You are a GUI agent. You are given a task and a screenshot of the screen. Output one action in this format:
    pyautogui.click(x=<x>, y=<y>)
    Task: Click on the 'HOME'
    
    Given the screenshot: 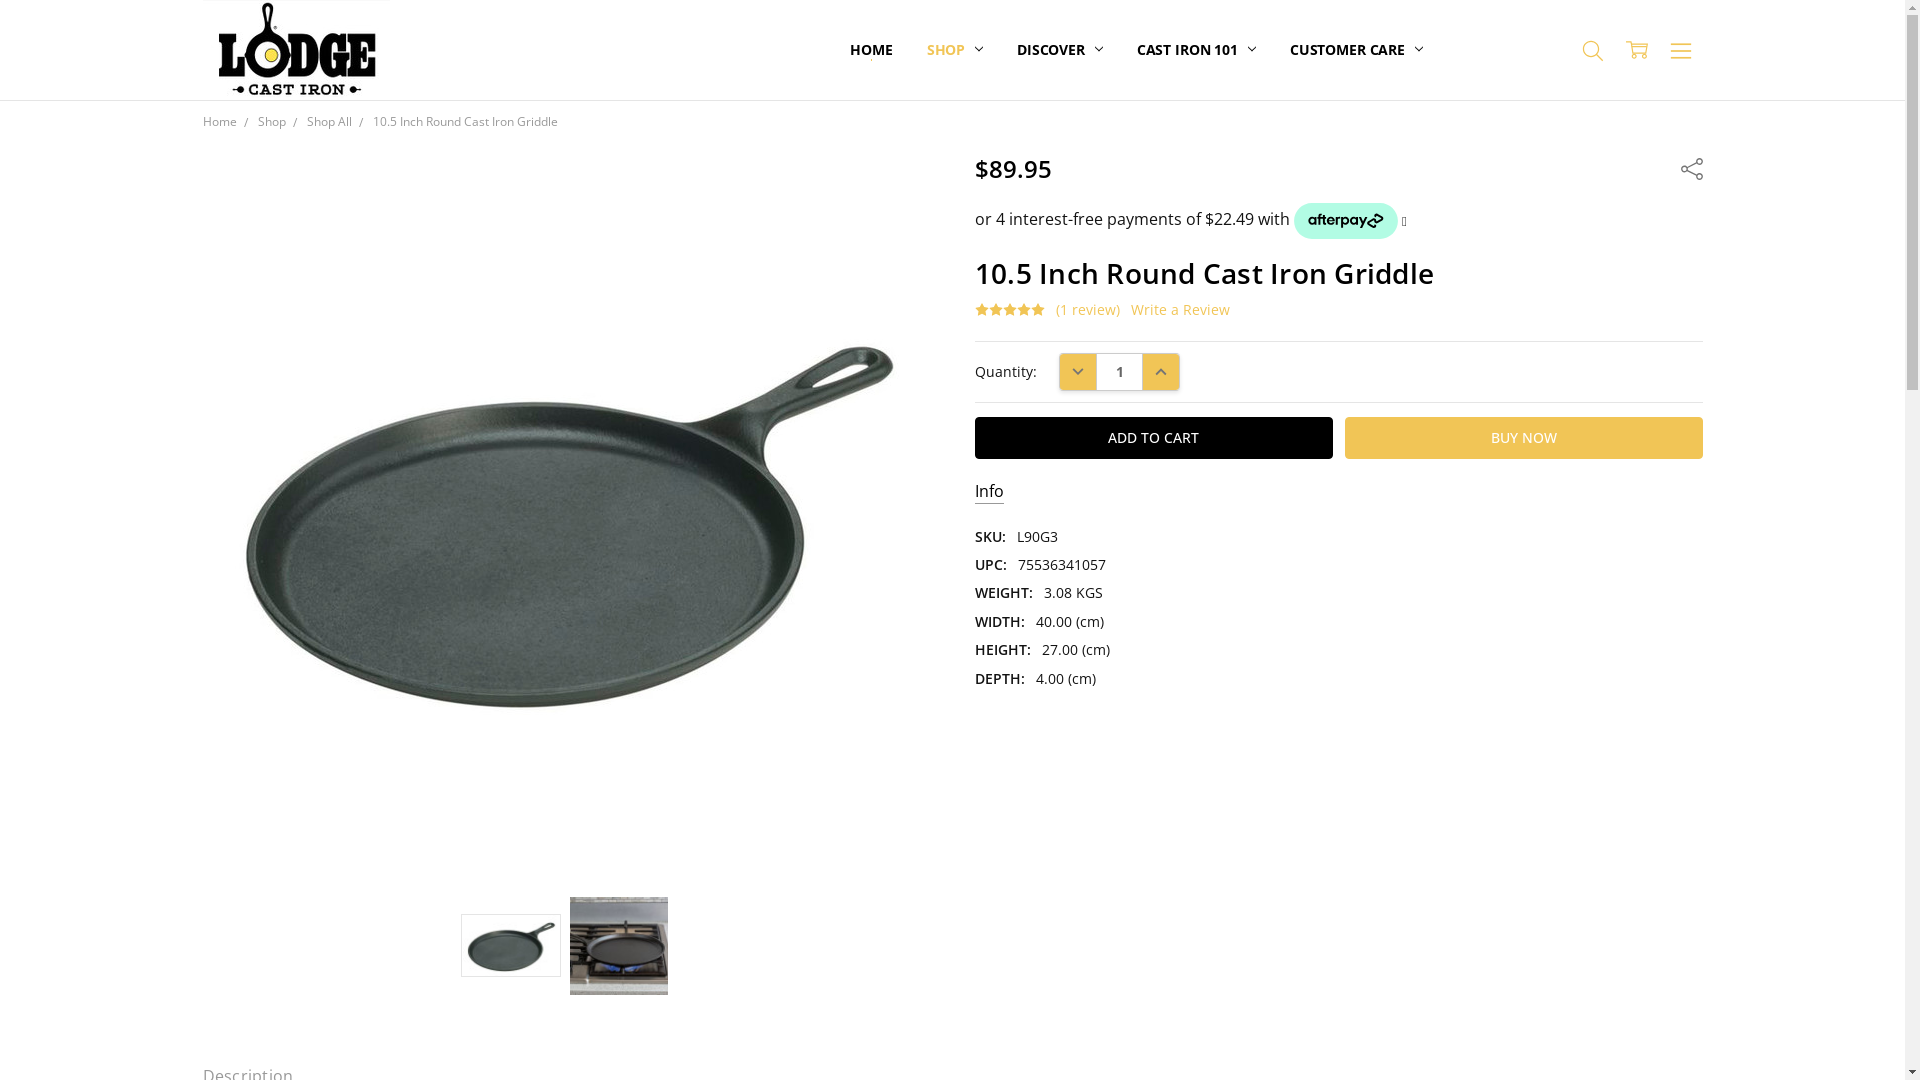 What is the action you would take?
    pyautogui.click(x=870, y=48)
    